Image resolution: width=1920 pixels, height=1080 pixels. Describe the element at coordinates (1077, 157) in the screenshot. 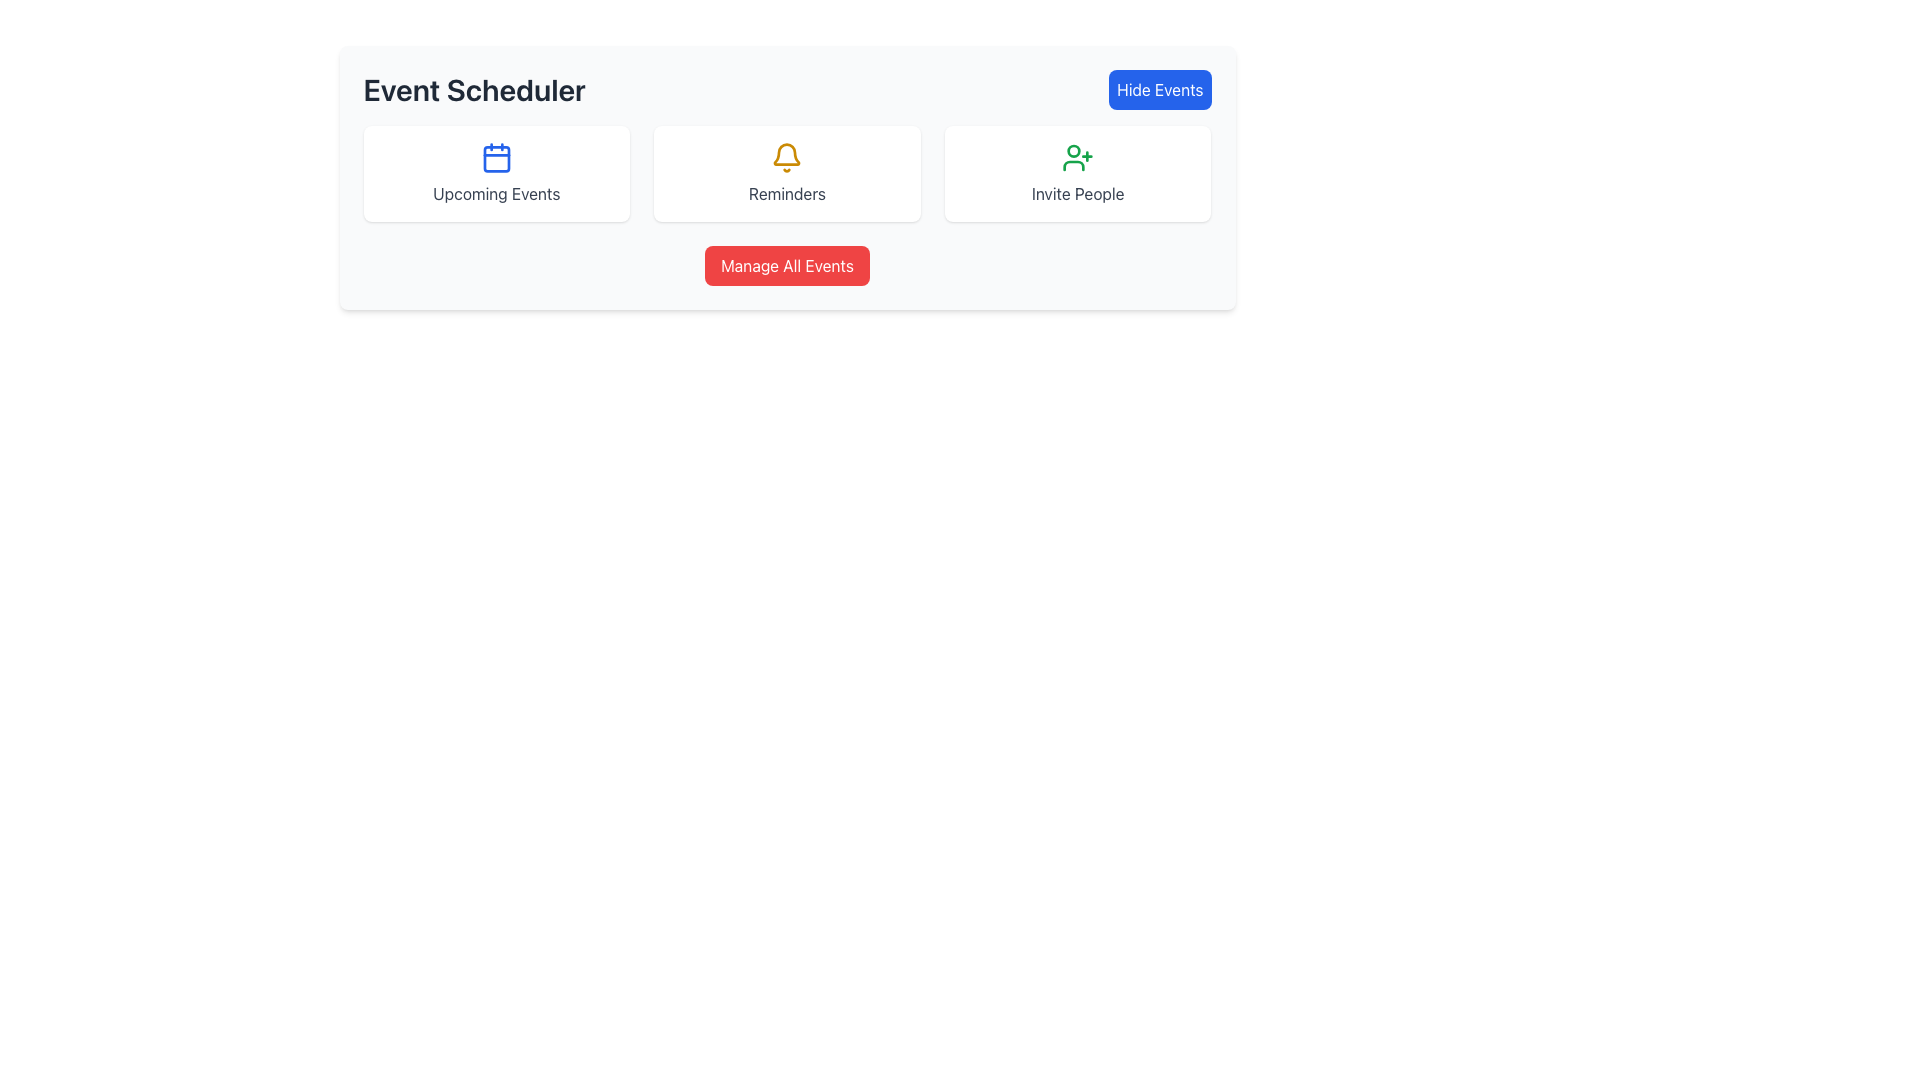

I see `the green user silhouette icon with a '+' symbol to initiate user invitation, located in the 'Invite People' card` at that location.